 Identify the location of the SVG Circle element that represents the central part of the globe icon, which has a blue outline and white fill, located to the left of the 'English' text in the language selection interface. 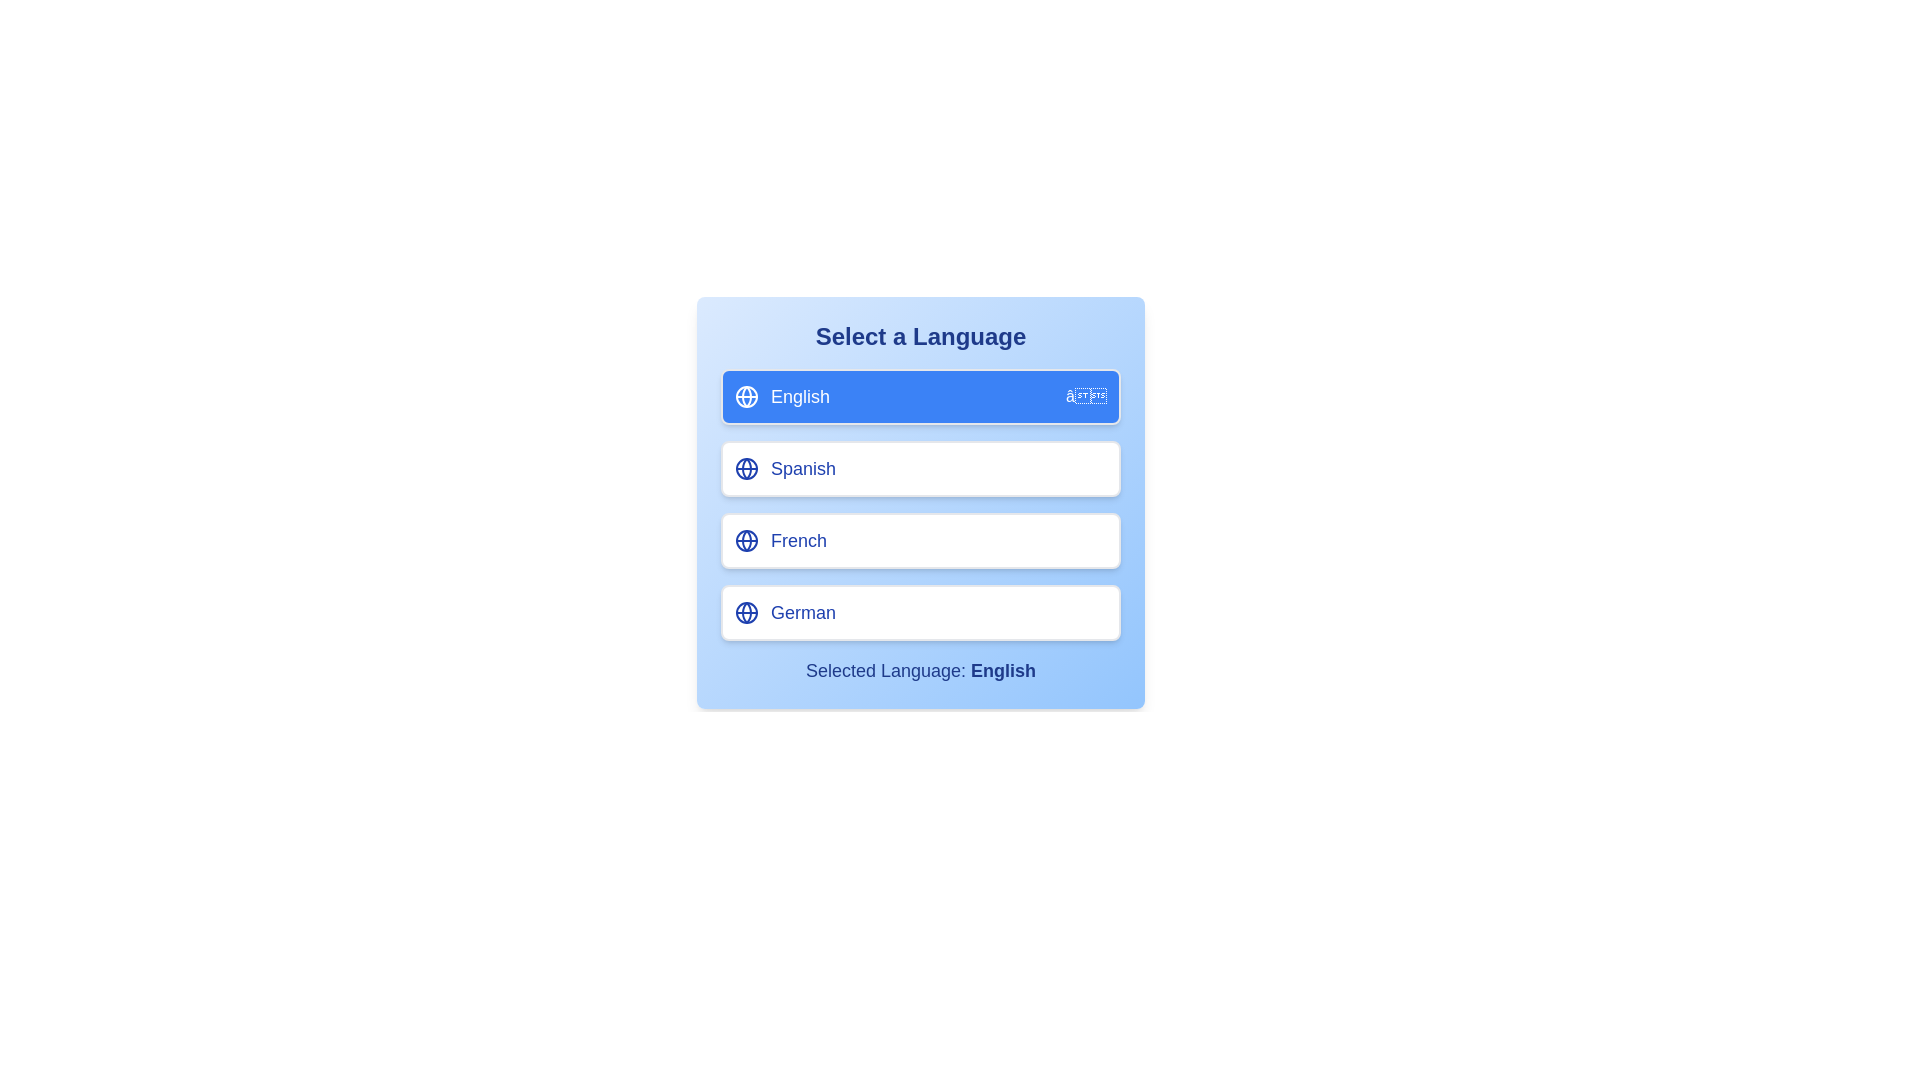
(746, 612).